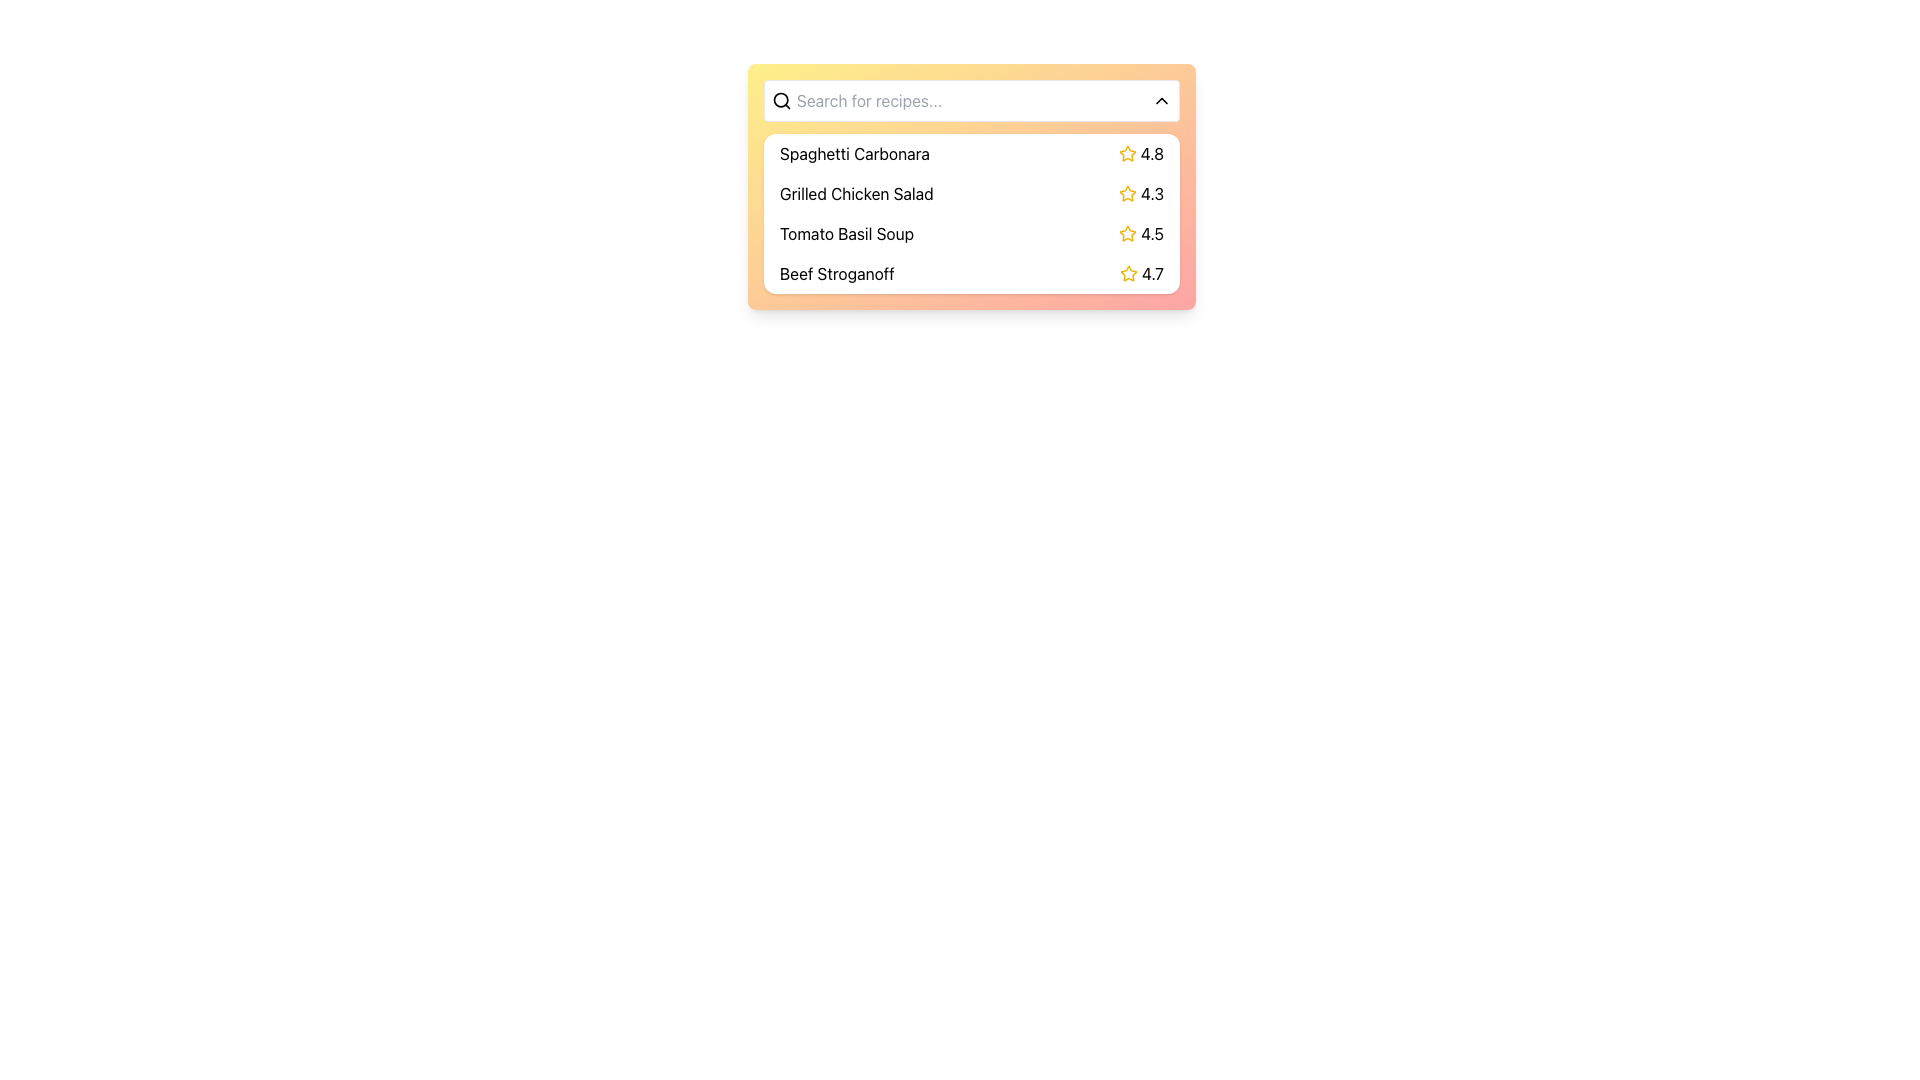  I want to click on the third menu item in the dropdown menu that displays detailed information about a dish, positioned below 'Grilled Chicken Salad (4.3)' and above 'Beef Stroganoff (4.7)', so click(971, 233).